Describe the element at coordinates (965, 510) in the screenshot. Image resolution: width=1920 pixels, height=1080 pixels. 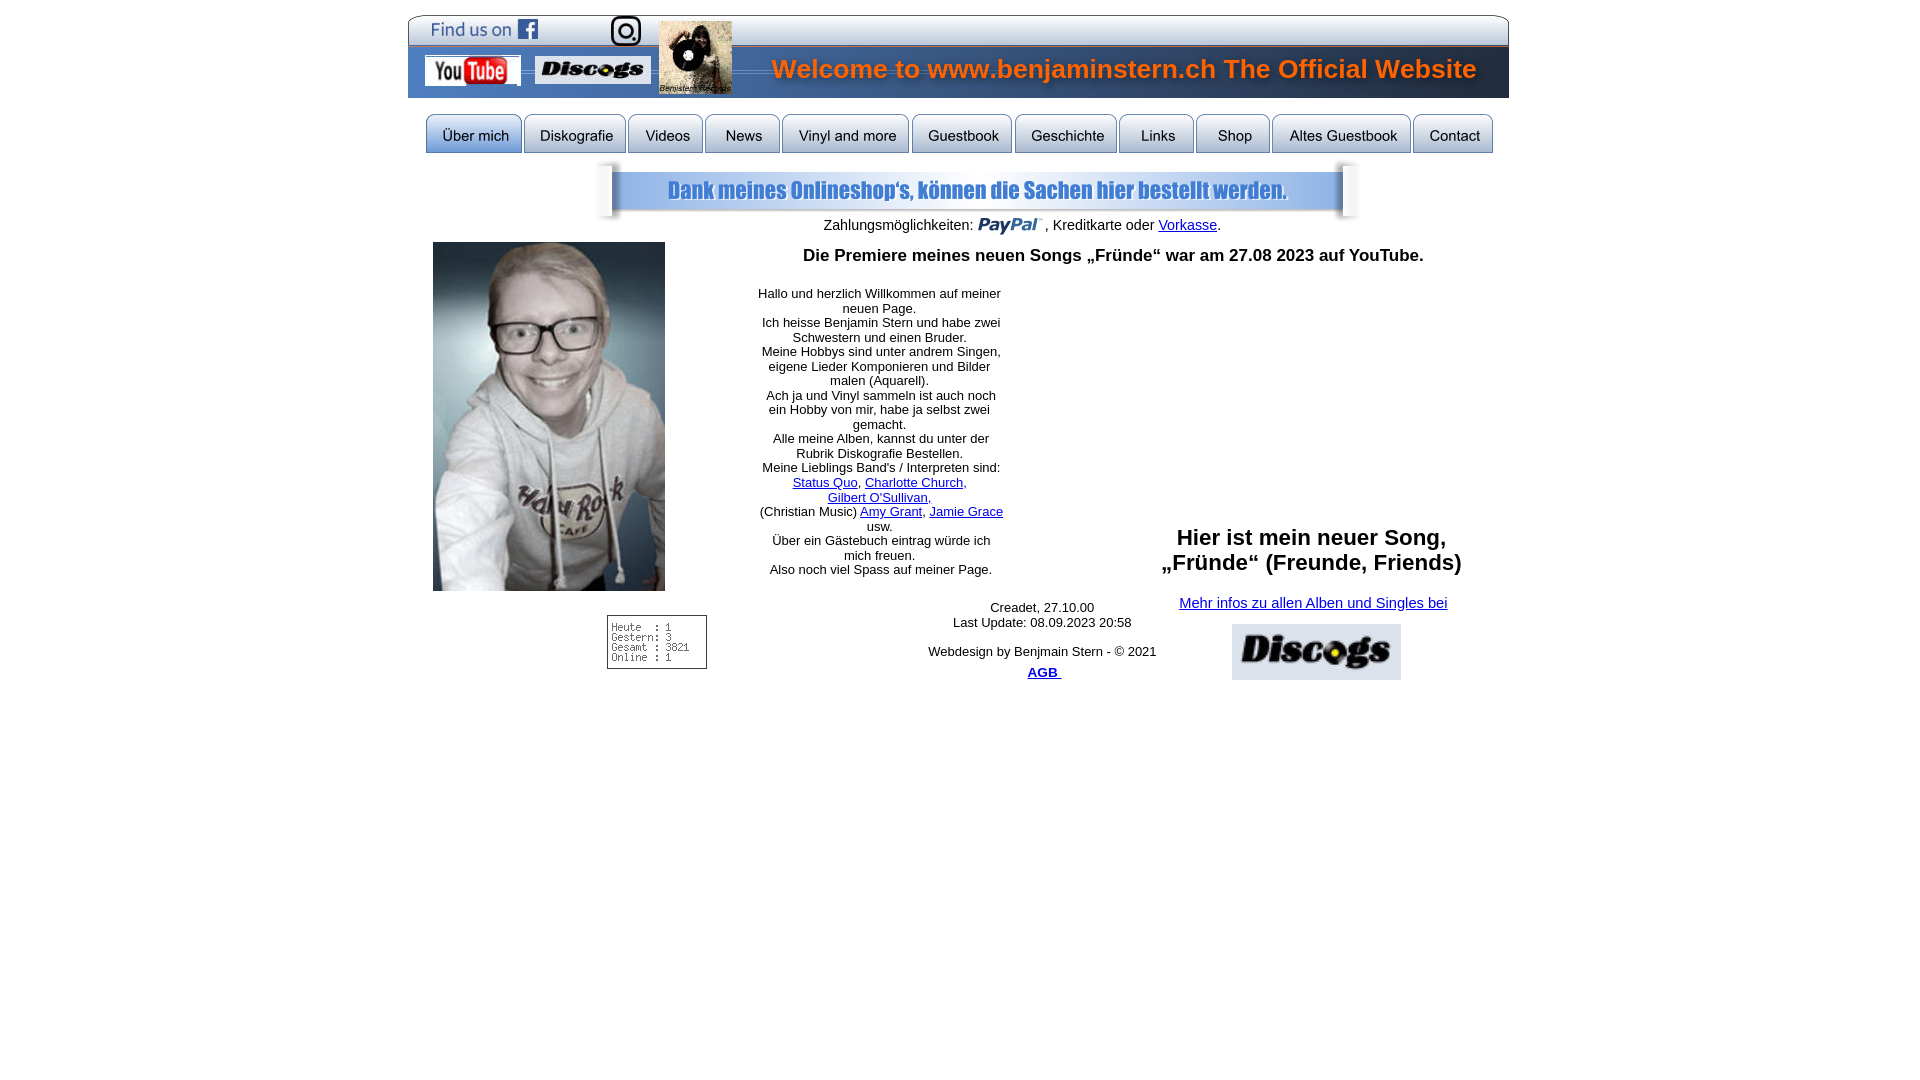
I see `'Jamie Grace'` at that location.